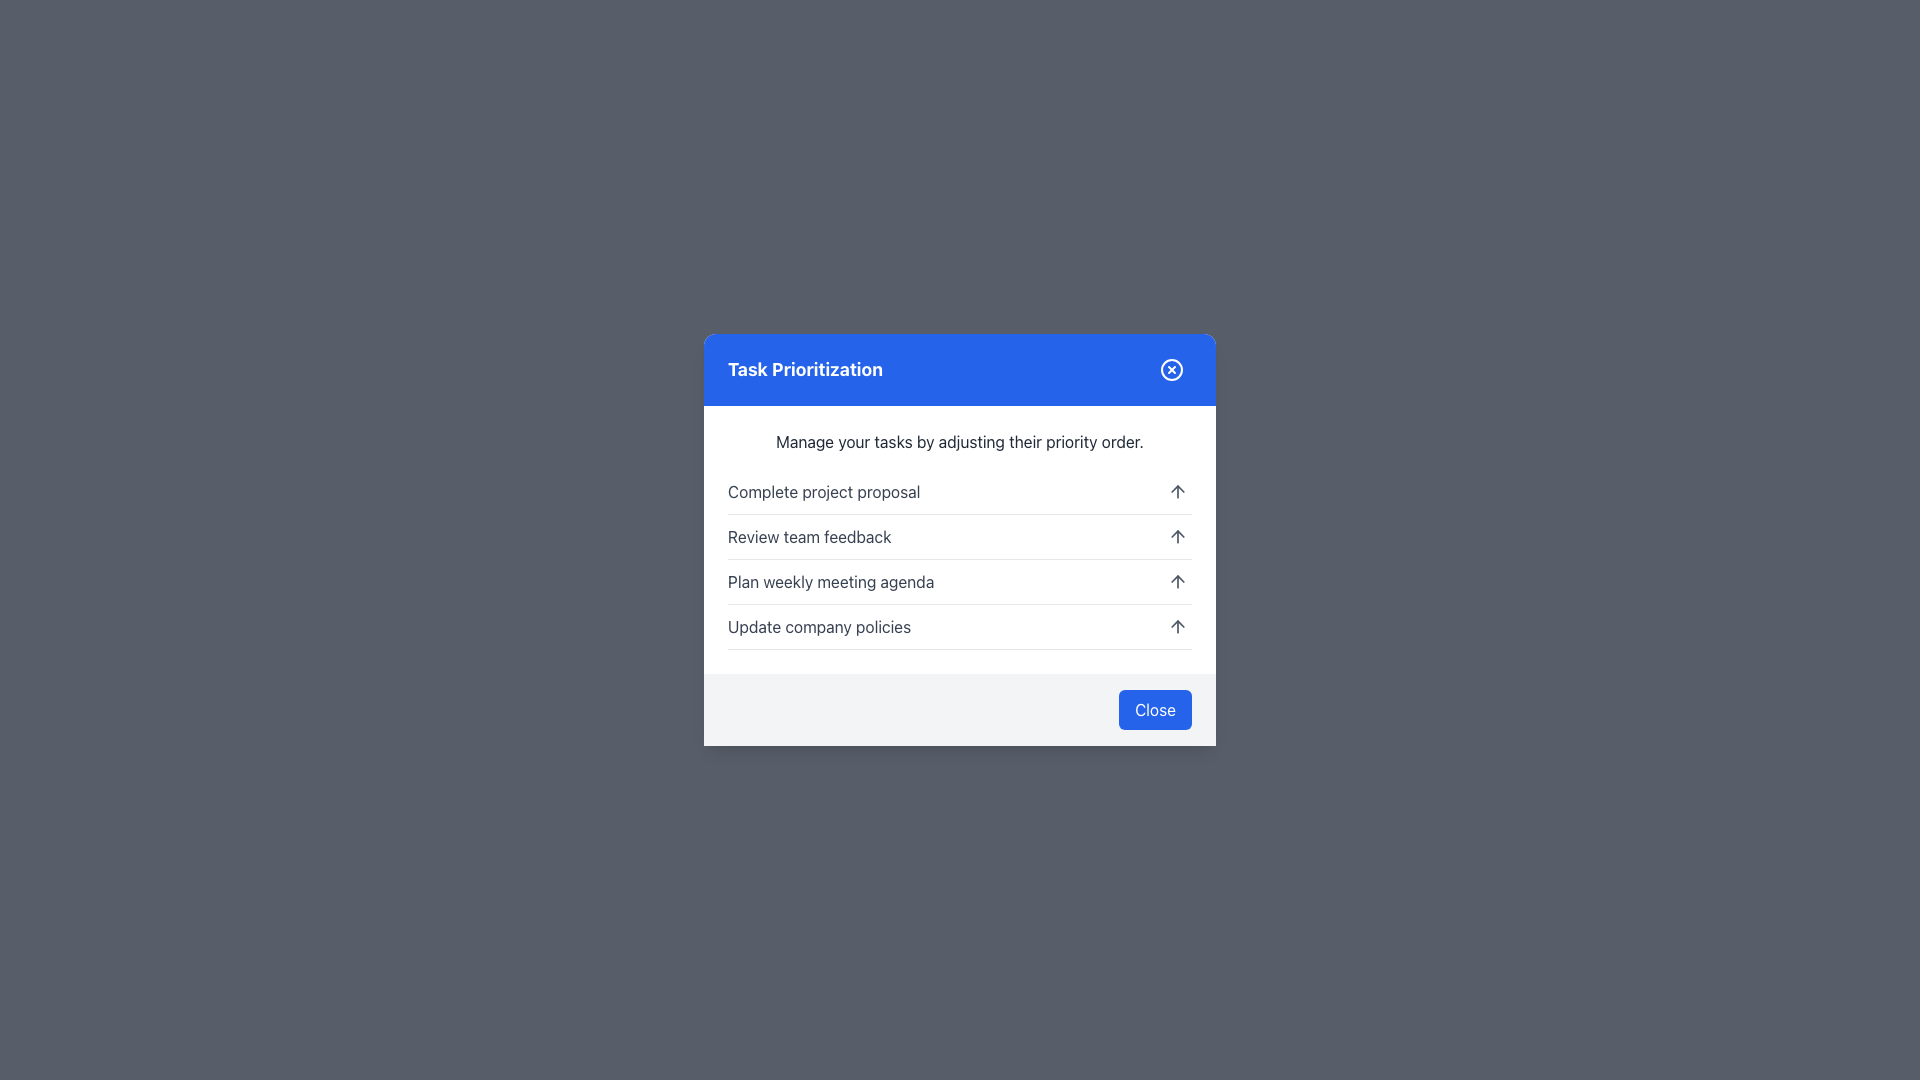  Describe the element at coordinates (960, 582) in the screenshot. I see `the third row of the task prioritization list, which is located between 'Review team feedback' and 'Update company policies'` at that location.